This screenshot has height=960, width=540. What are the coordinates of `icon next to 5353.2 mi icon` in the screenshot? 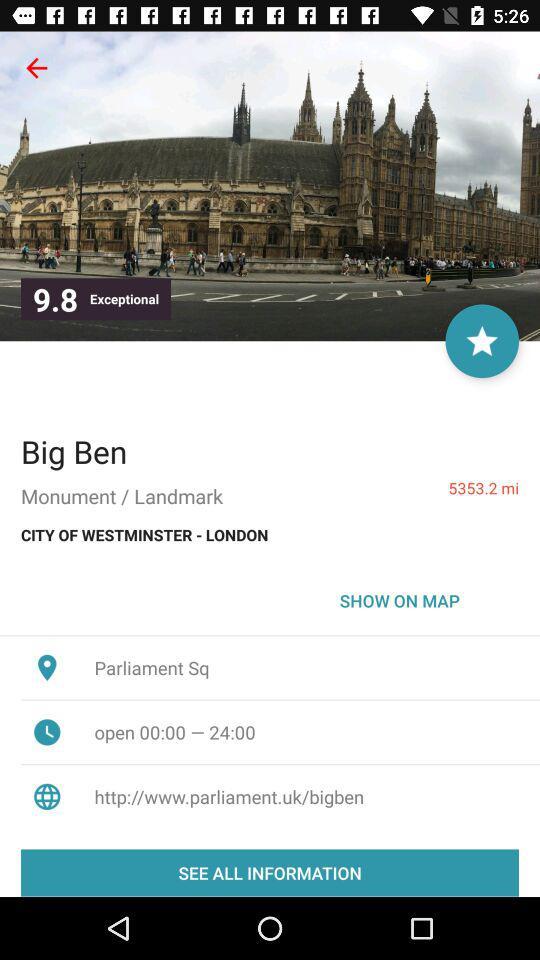 It's located at (73, 451).